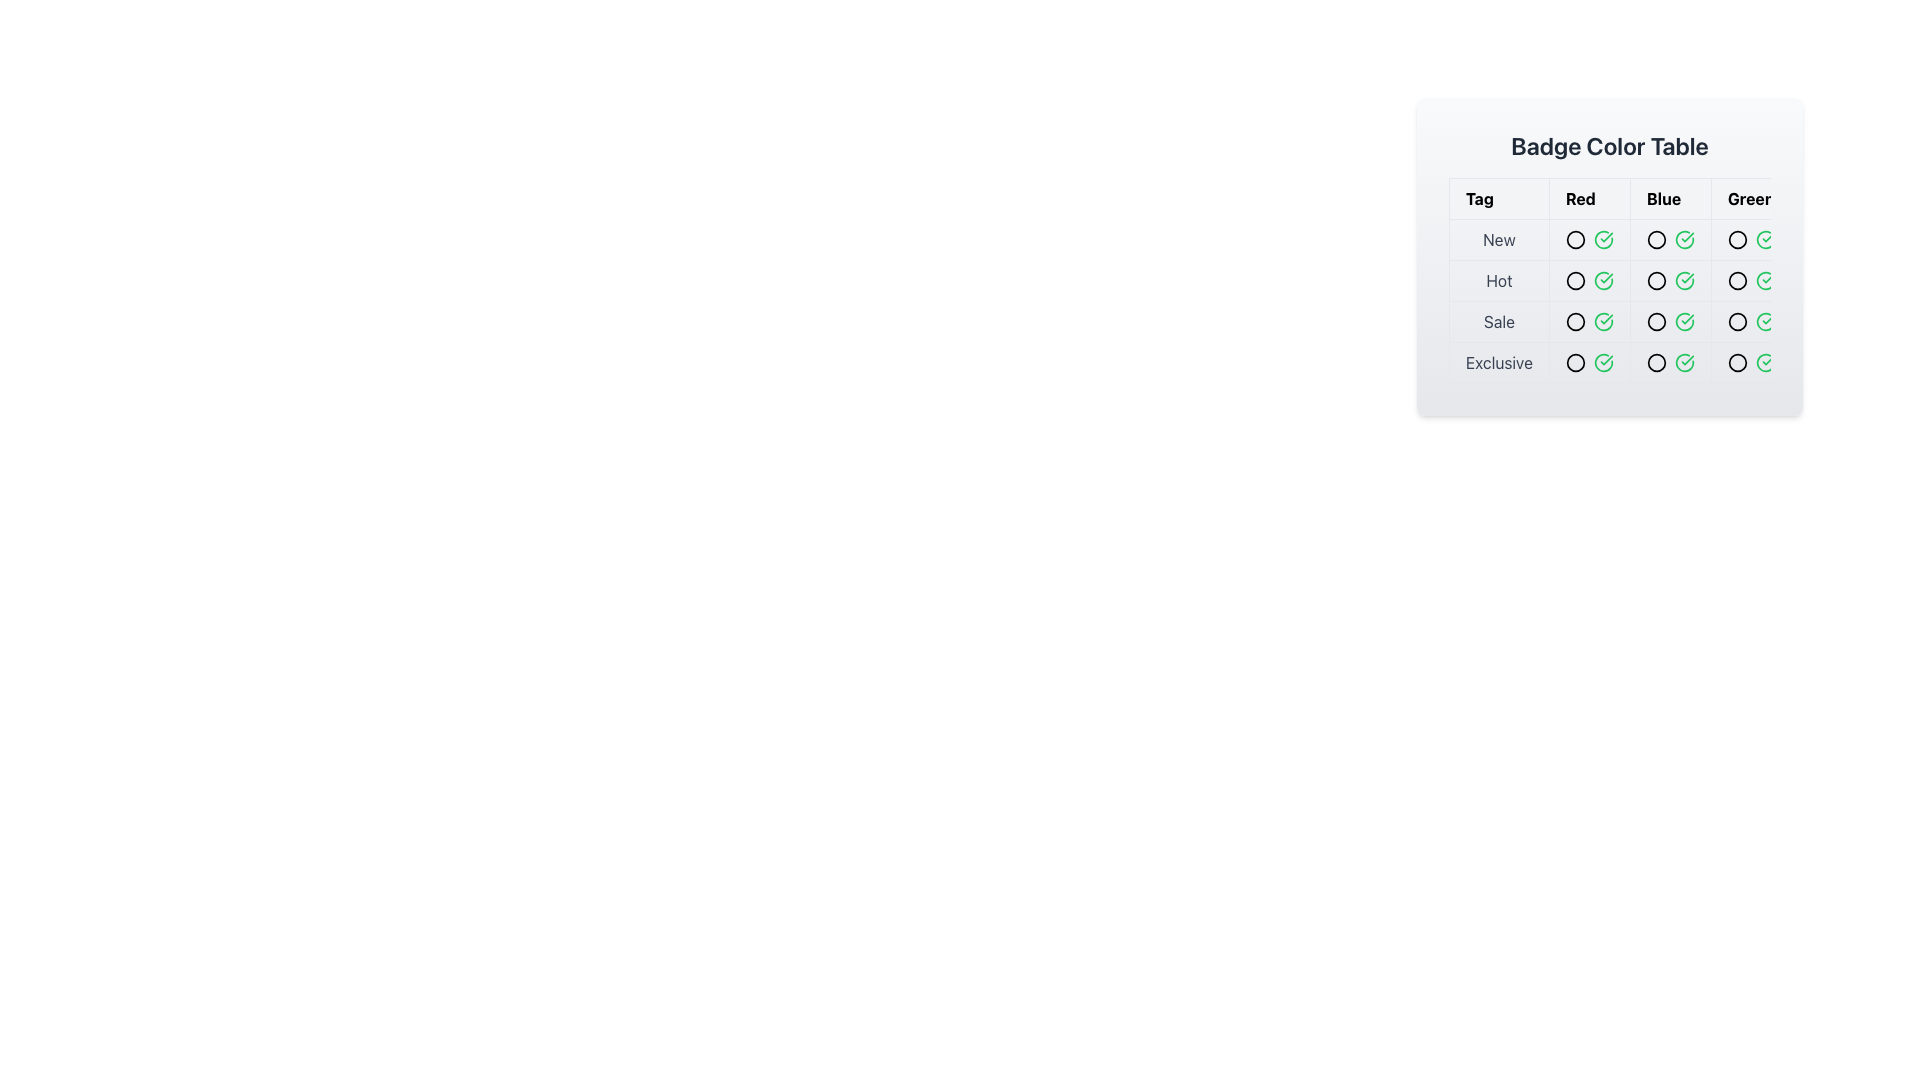  I want to click on the text label that displays the word 'New', located in the first cell of the first column under the 'Tag' header within the 'Badge Color Table', so click(1499, 238).